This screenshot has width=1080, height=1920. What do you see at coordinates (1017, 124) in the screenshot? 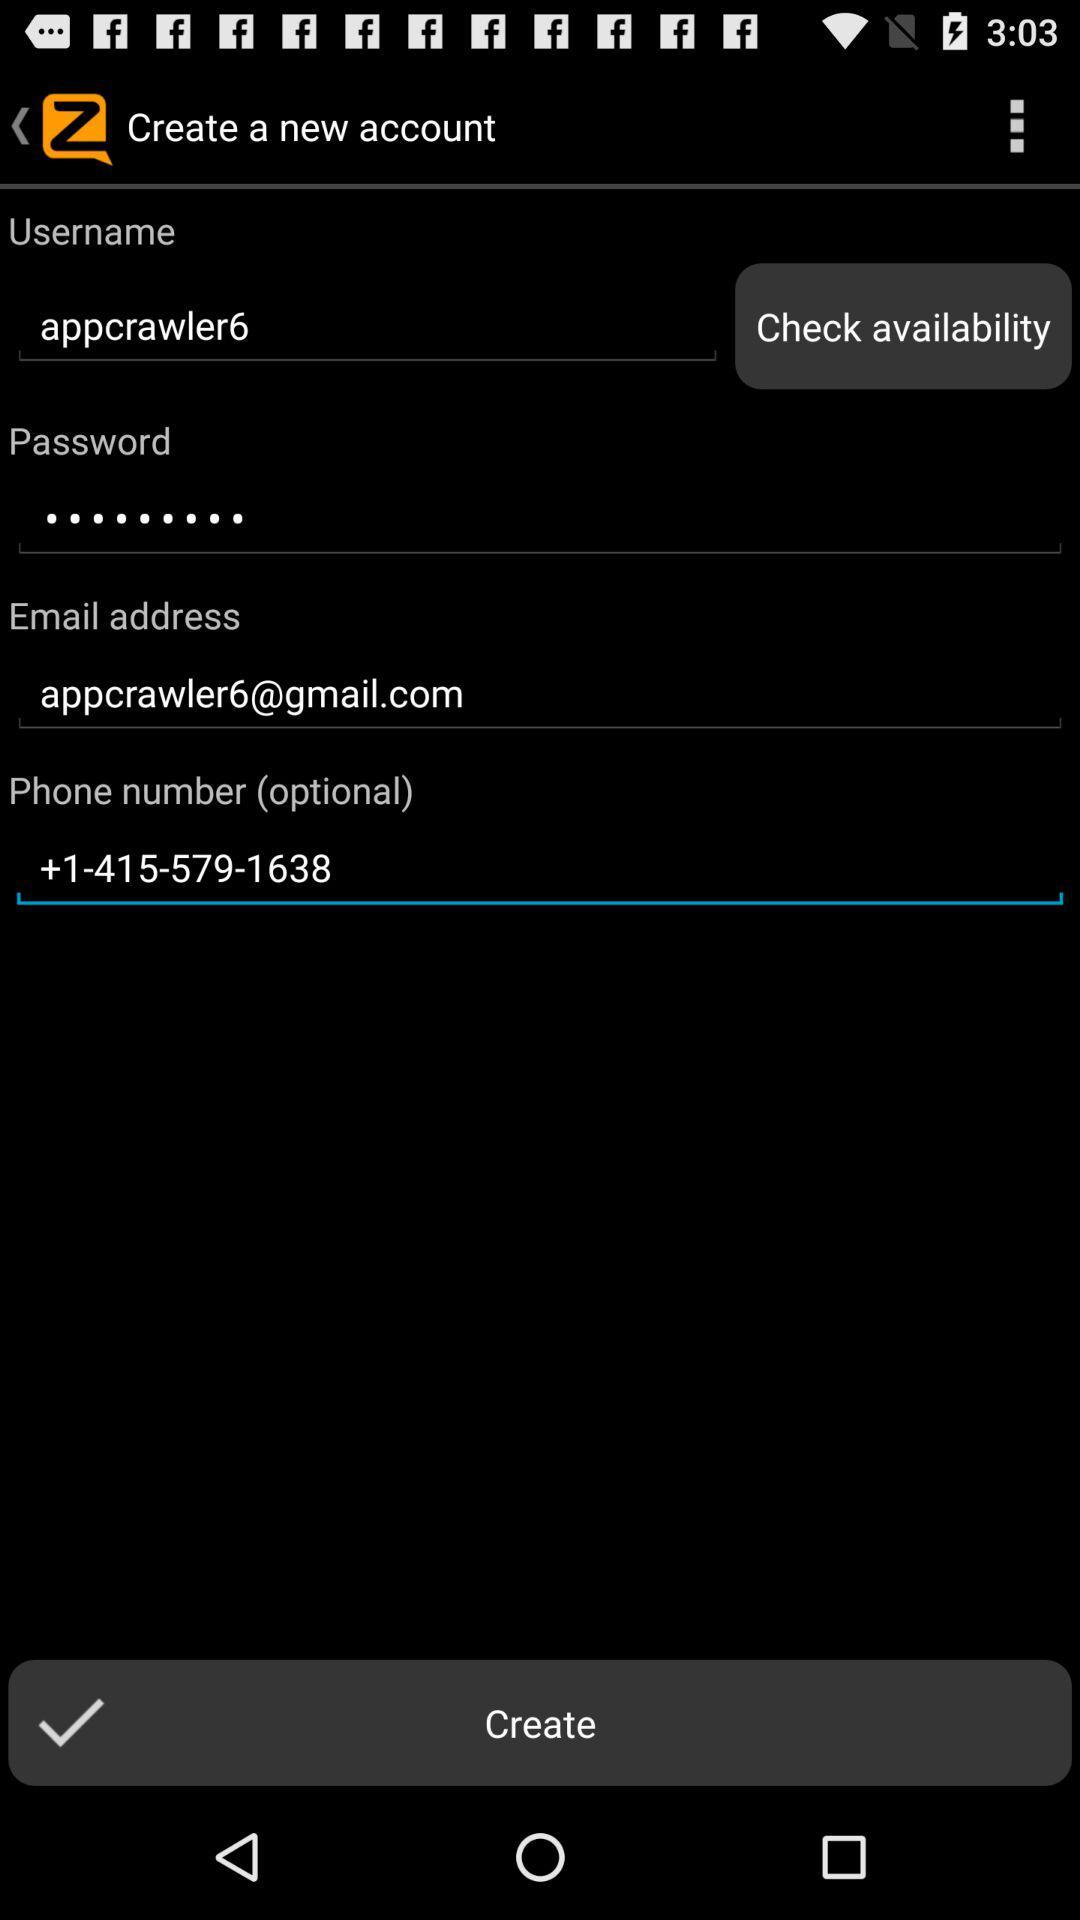
I see `the options icon which is on the top right side` at bounding box center [1017, 124].